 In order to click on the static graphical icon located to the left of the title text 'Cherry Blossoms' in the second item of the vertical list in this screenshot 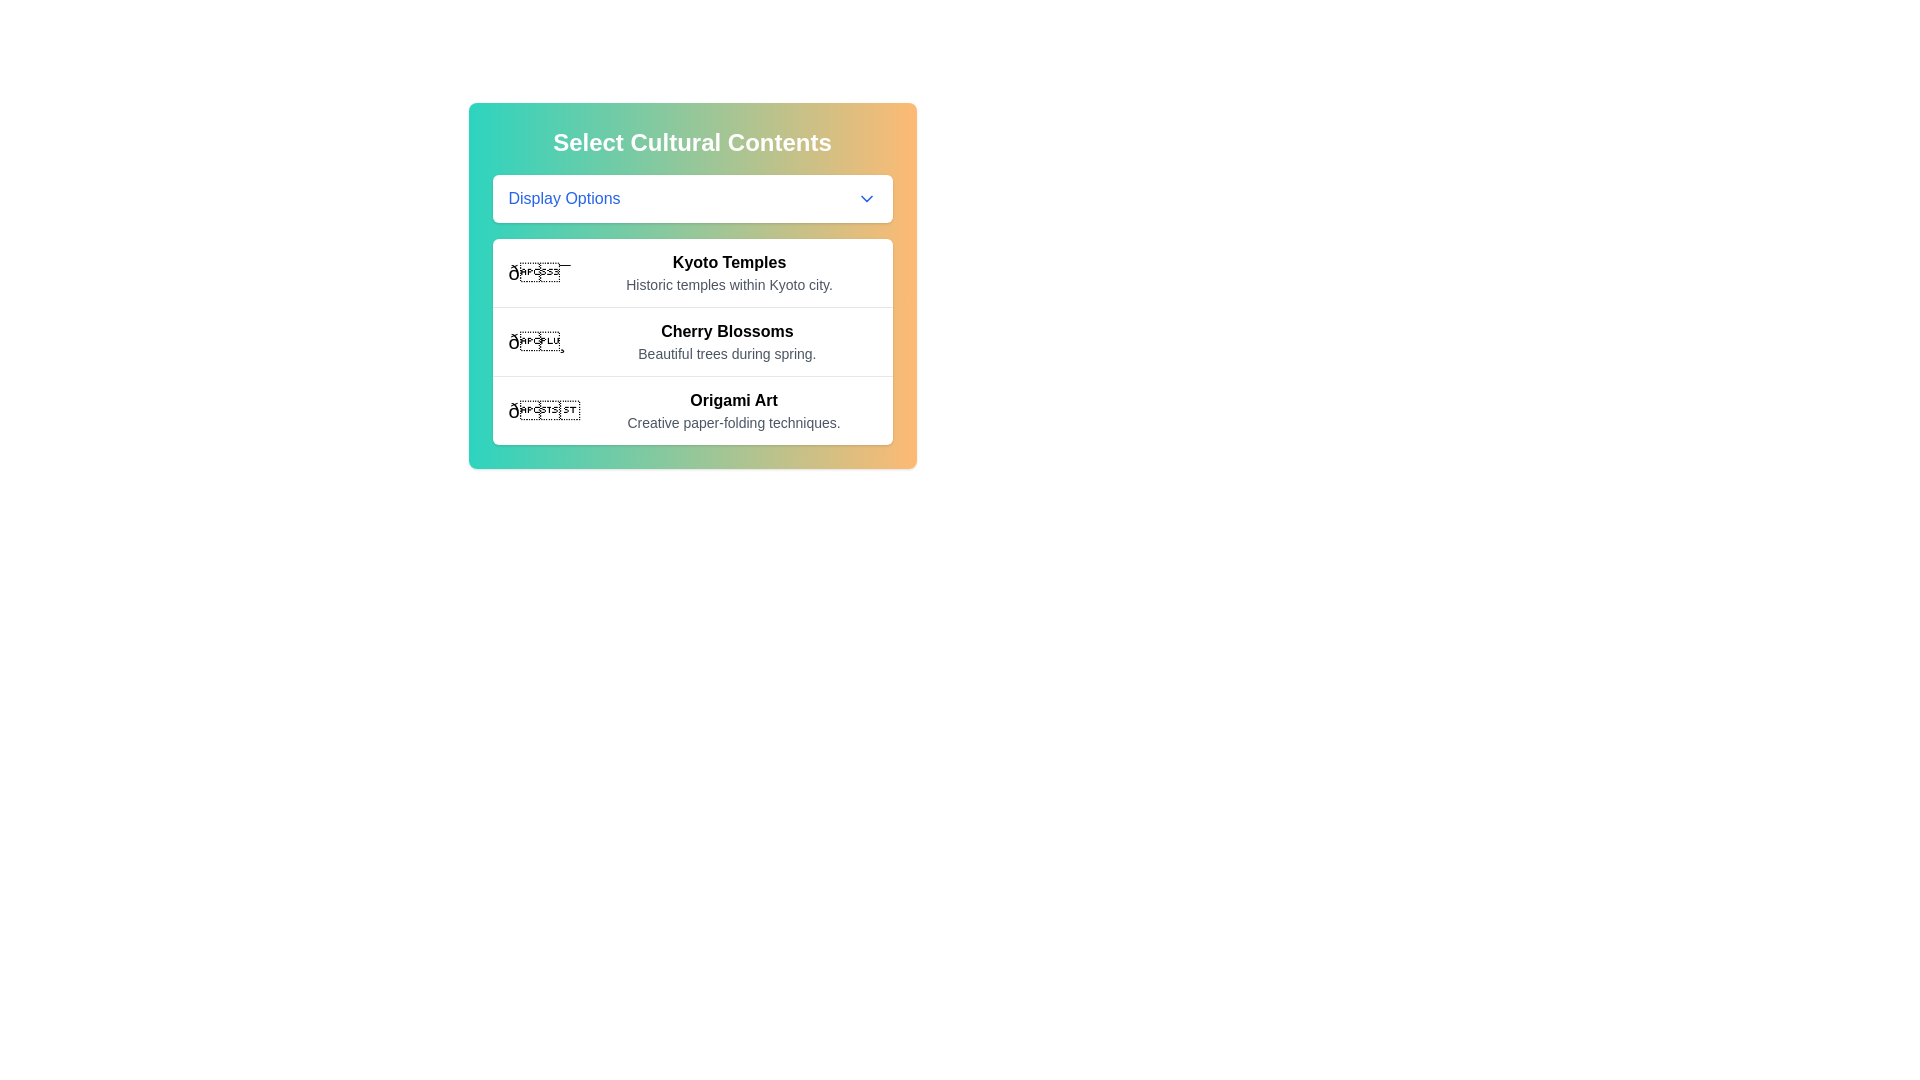, I will do `click(537, 341)`.